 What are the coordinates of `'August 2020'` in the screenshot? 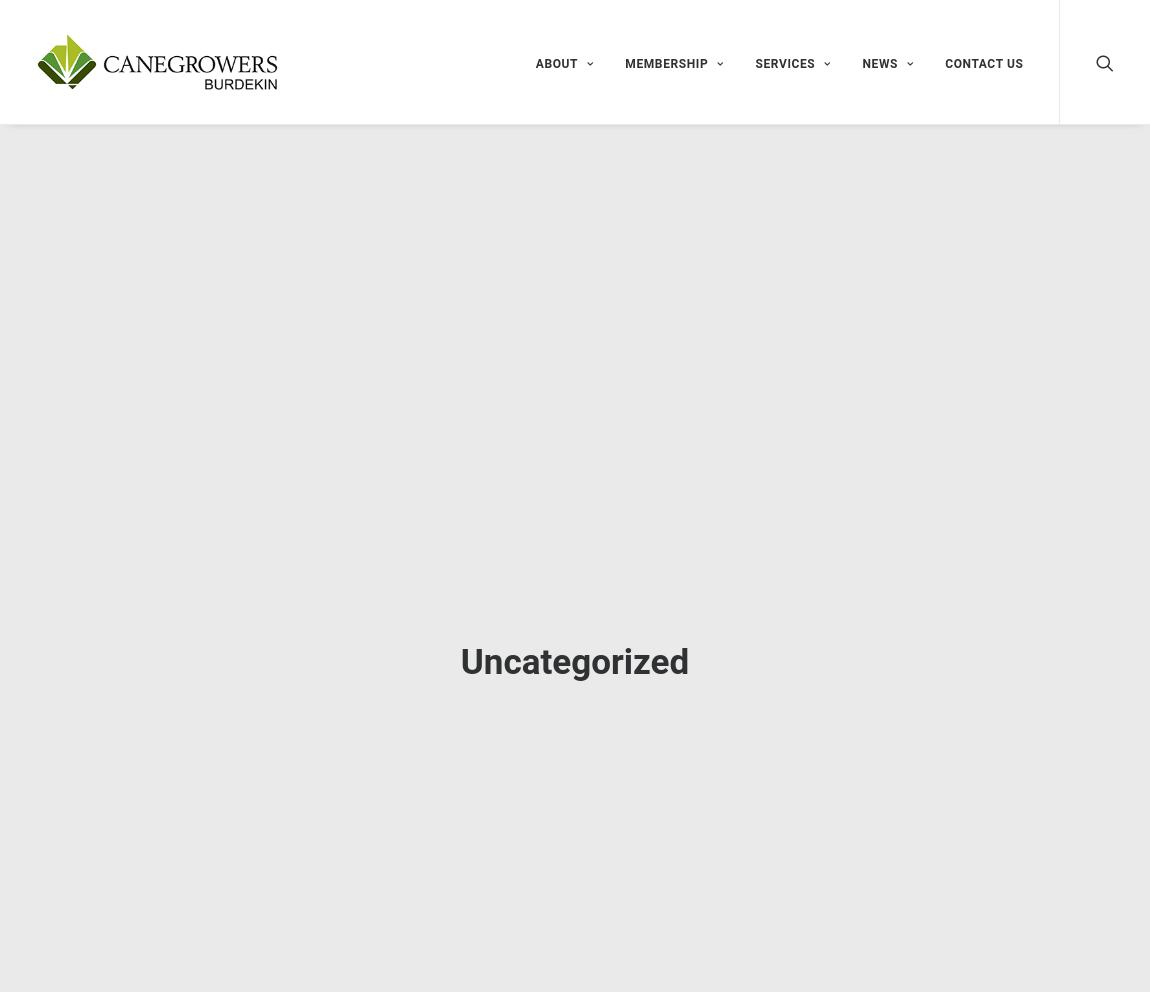 It's located at (846, 954).